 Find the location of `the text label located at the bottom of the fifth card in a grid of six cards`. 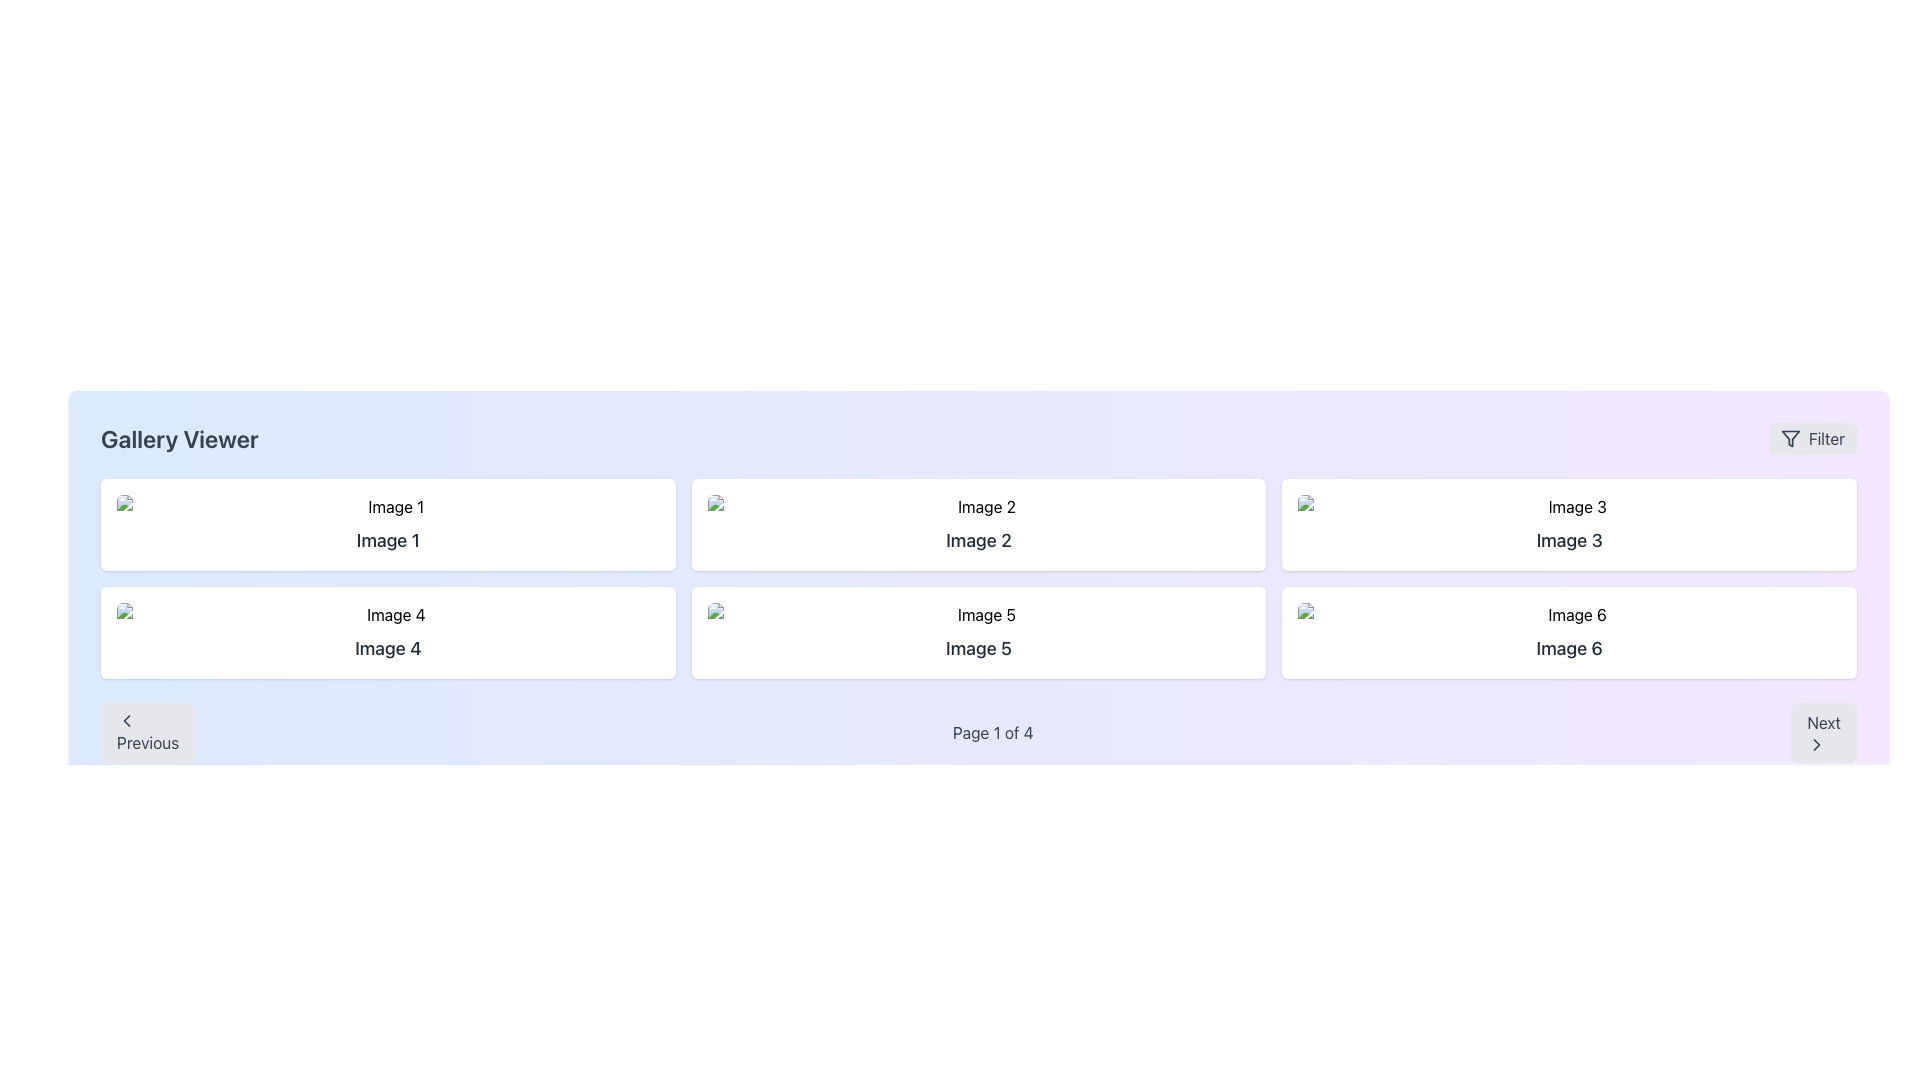

the text label located at the bottom of the fifth card in a grid of six cards is located at coordinates (979, 648).